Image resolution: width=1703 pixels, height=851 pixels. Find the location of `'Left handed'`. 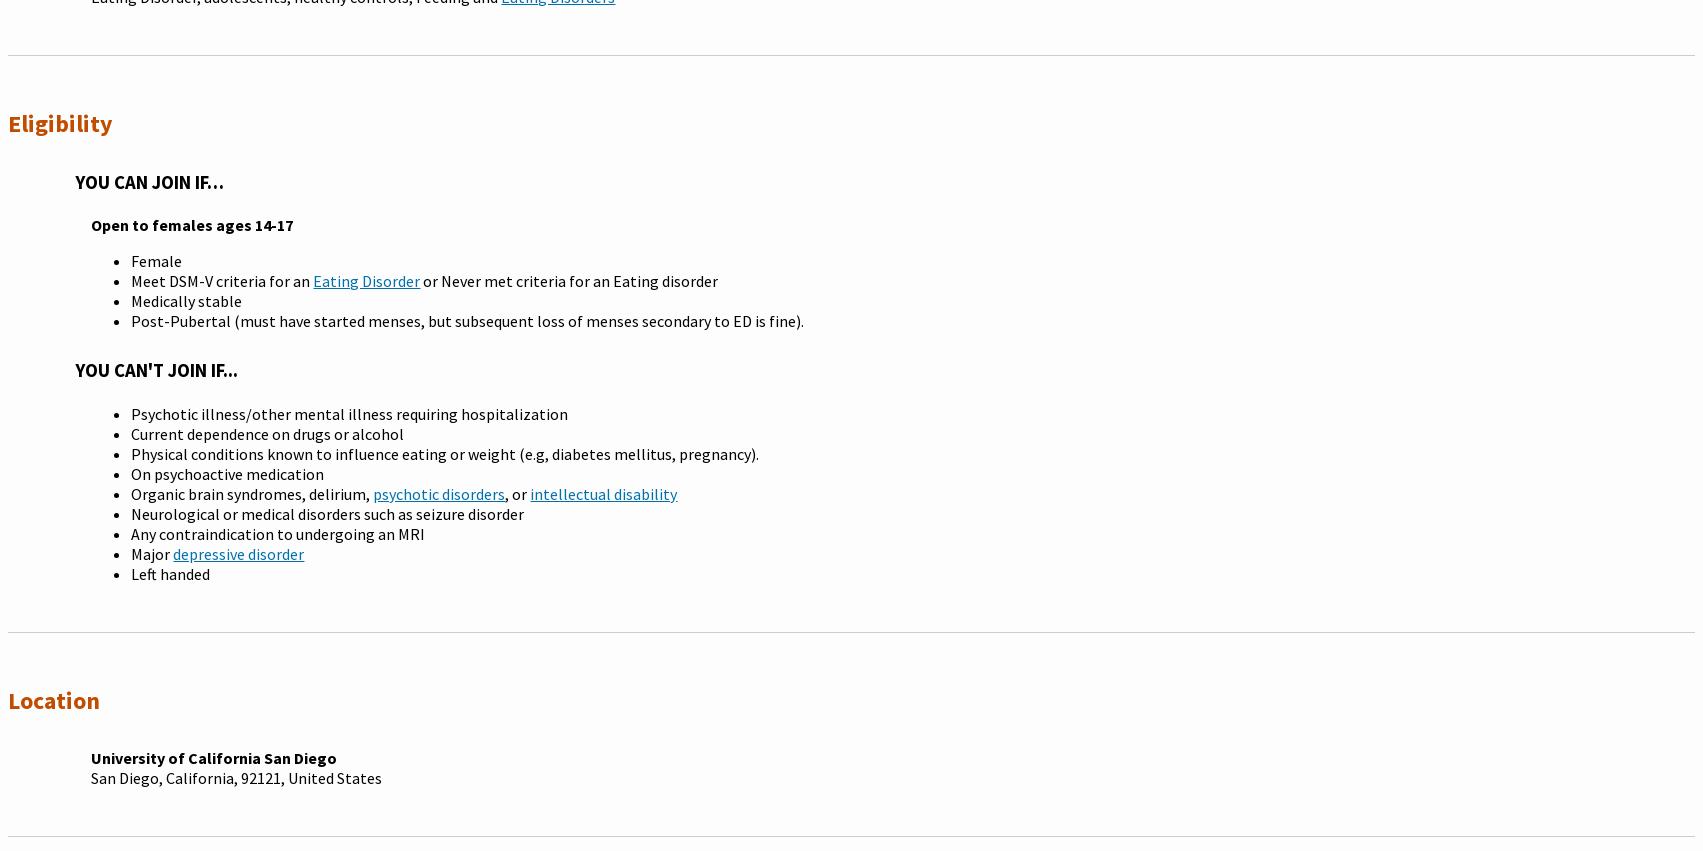

'Left handed' is located at coordinates (130, 572).